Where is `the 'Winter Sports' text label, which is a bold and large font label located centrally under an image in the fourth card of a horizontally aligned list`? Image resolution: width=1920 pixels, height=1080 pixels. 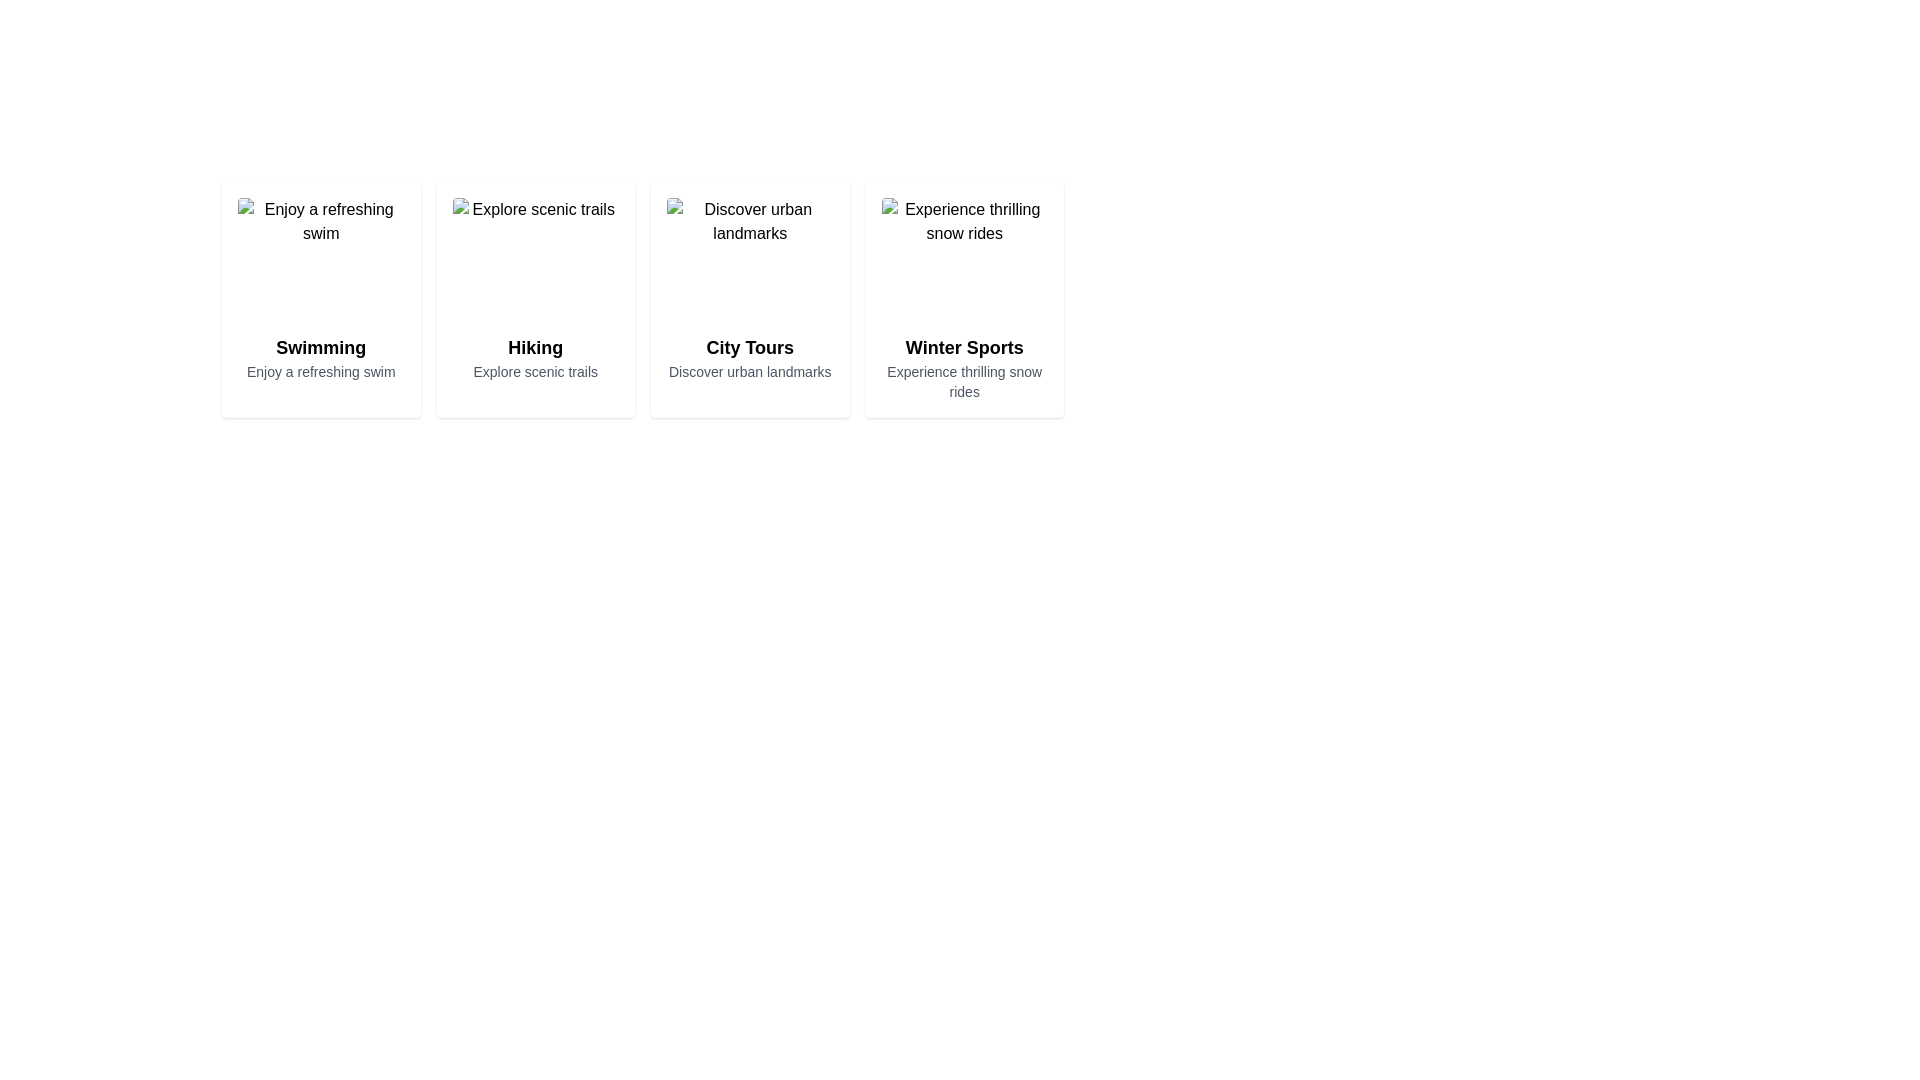 the 'Winter Sports' text label, which is a bold and large font label located centrally under an image in the fourth card of a horizontally aligned list is located at coordinates (964, 346).